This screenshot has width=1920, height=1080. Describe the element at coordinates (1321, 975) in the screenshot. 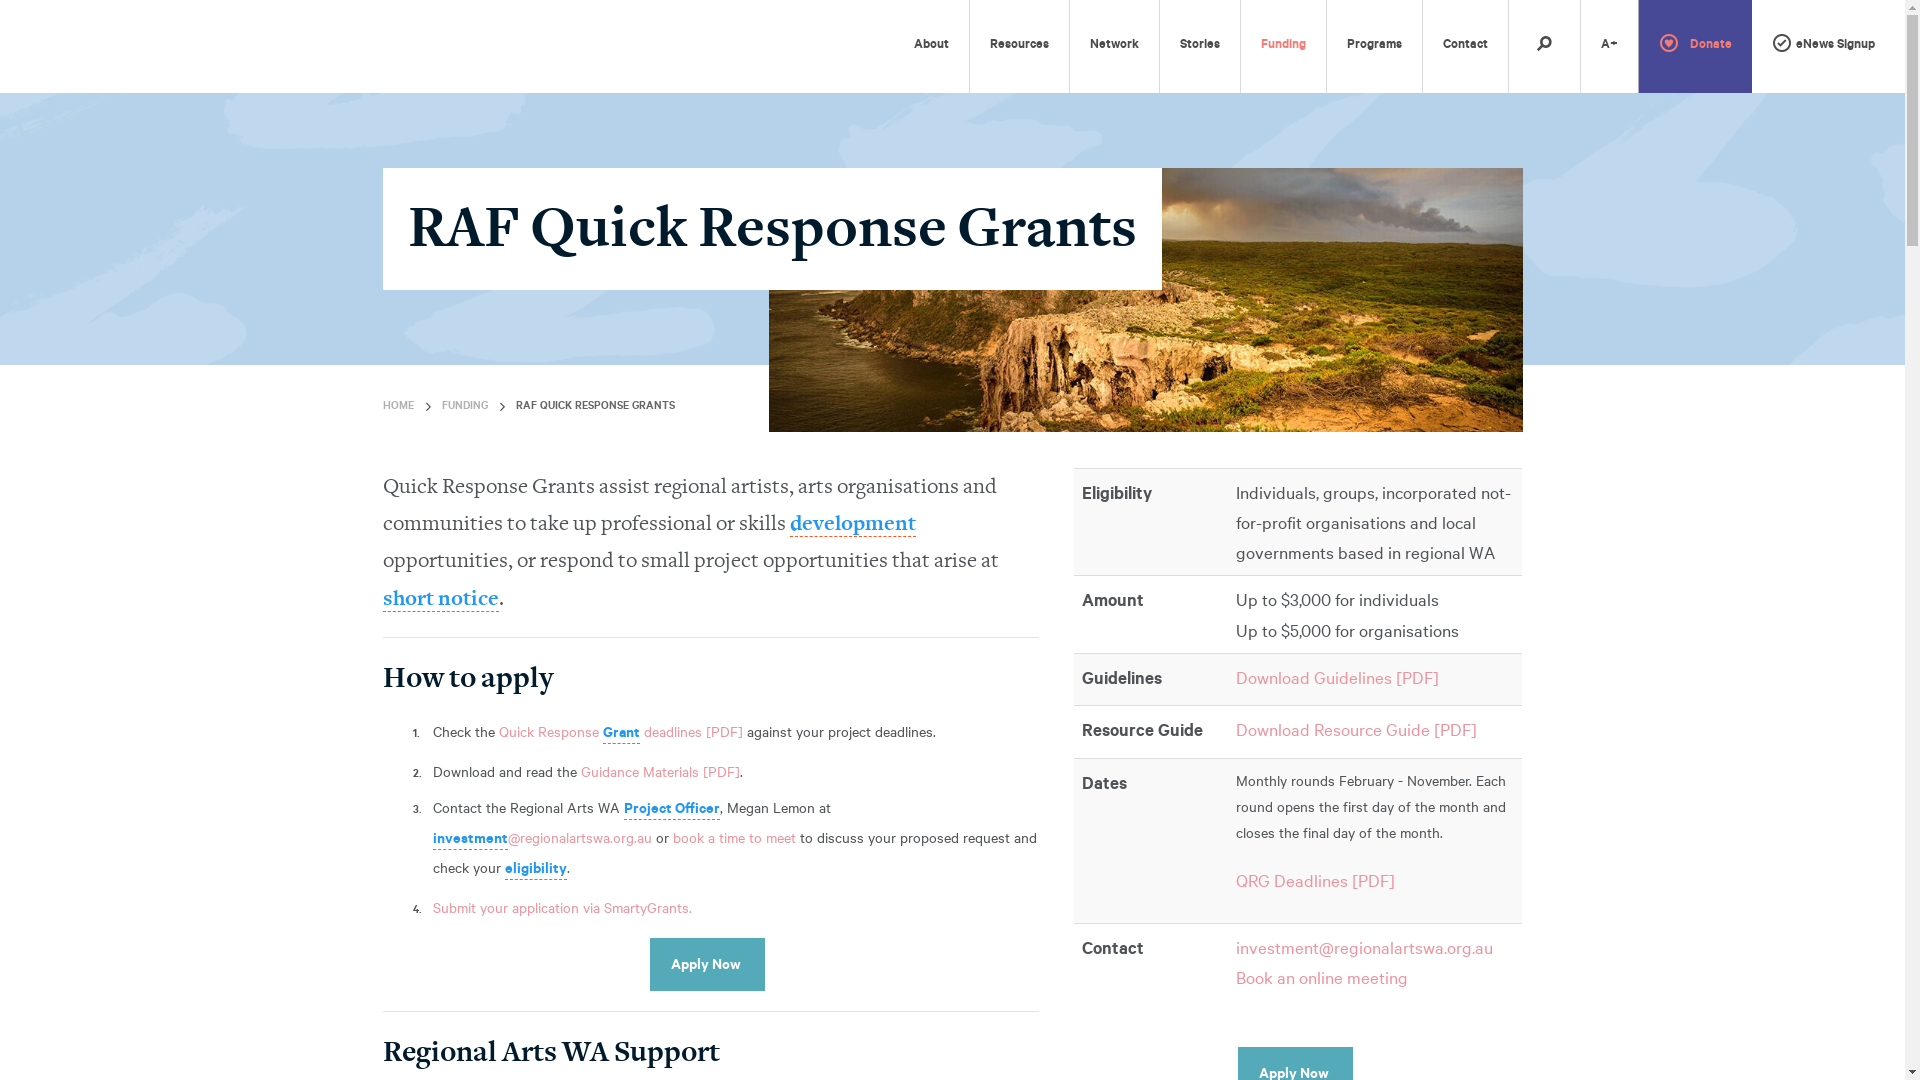

I see `'Book an online meeting'` at that location.